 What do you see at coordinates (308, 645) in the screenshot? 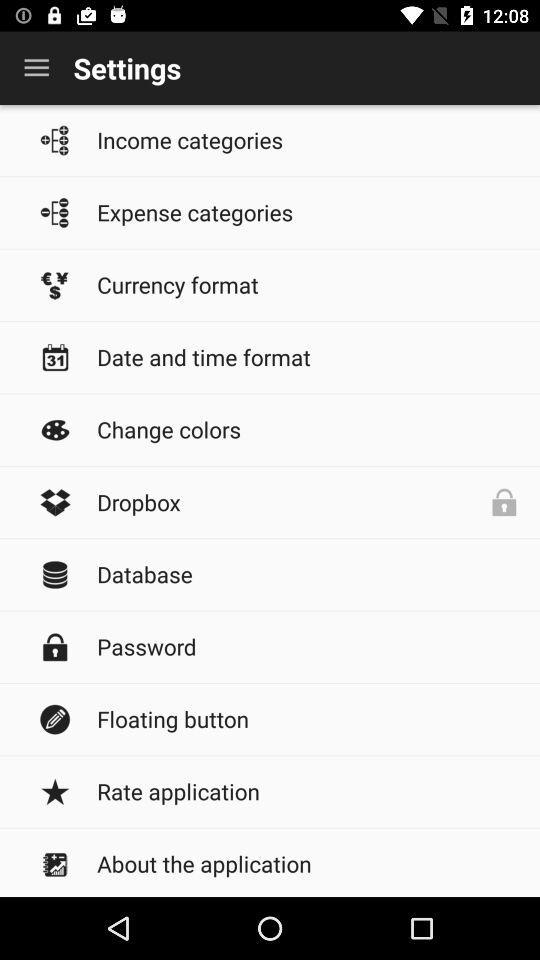
I see `password item` at bounding box center [308, 645].